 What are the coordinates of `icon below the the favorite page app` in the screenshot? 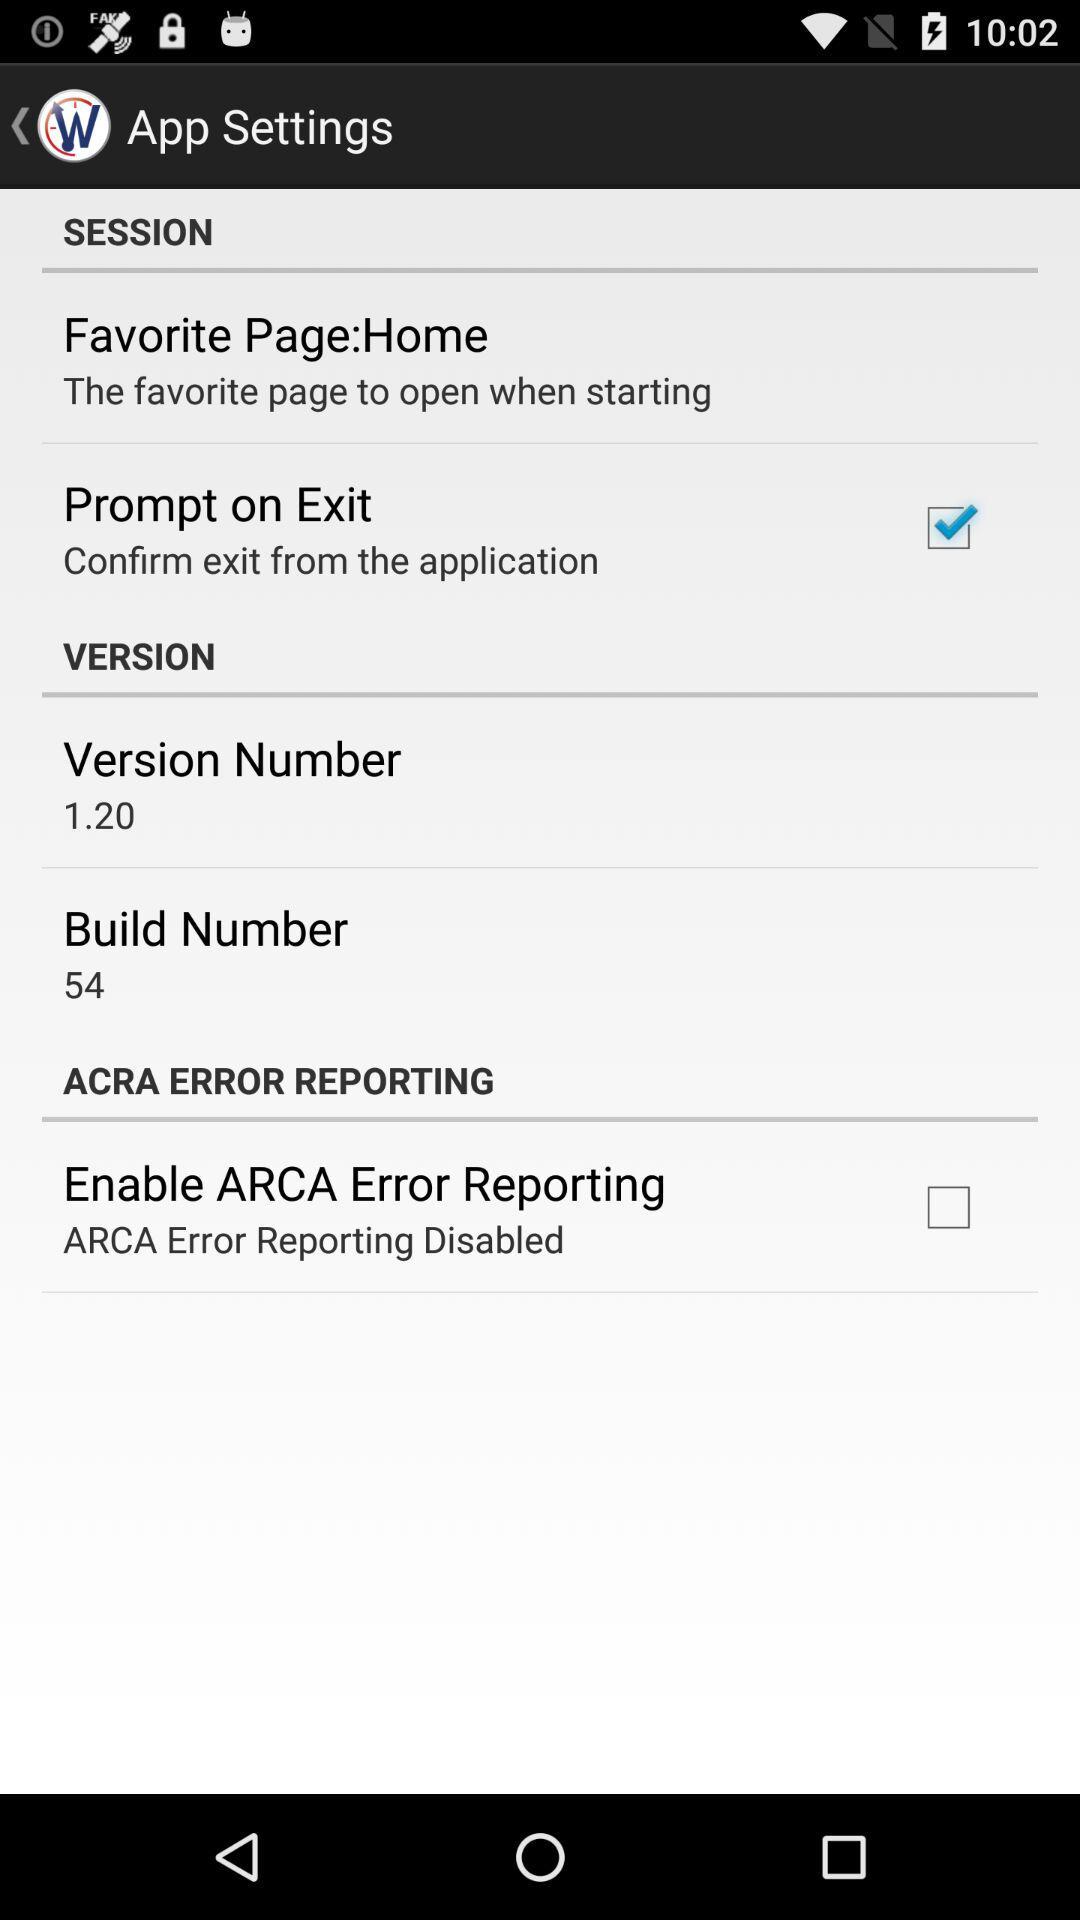 It's located at (217, 502).